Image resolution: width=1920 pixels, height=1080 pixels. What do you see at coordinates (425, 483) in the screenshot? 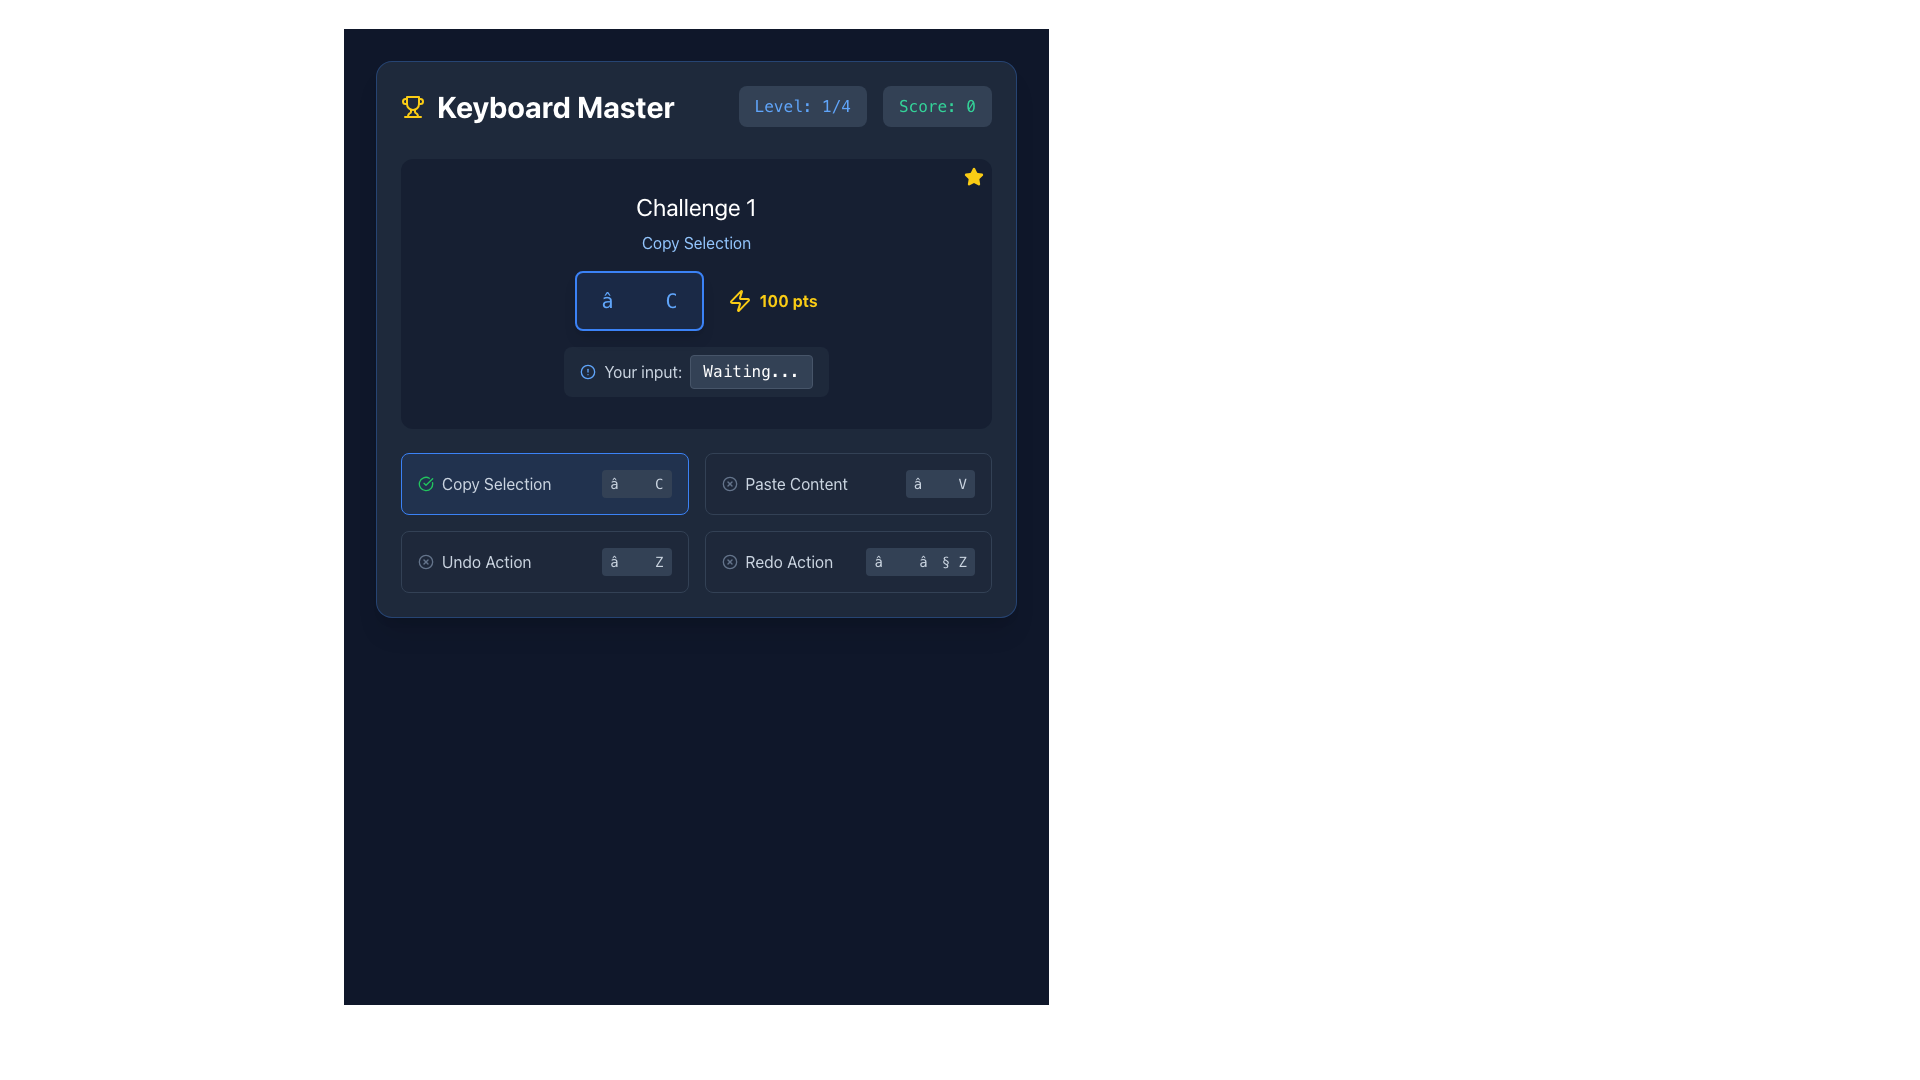
I see `the confirmation icon indicating a successful status for the 'Copy Selection' action, located next to the text 'Copy Selection' in the top-left portion of the grouped buttons section` at bounding box center [425, 483].